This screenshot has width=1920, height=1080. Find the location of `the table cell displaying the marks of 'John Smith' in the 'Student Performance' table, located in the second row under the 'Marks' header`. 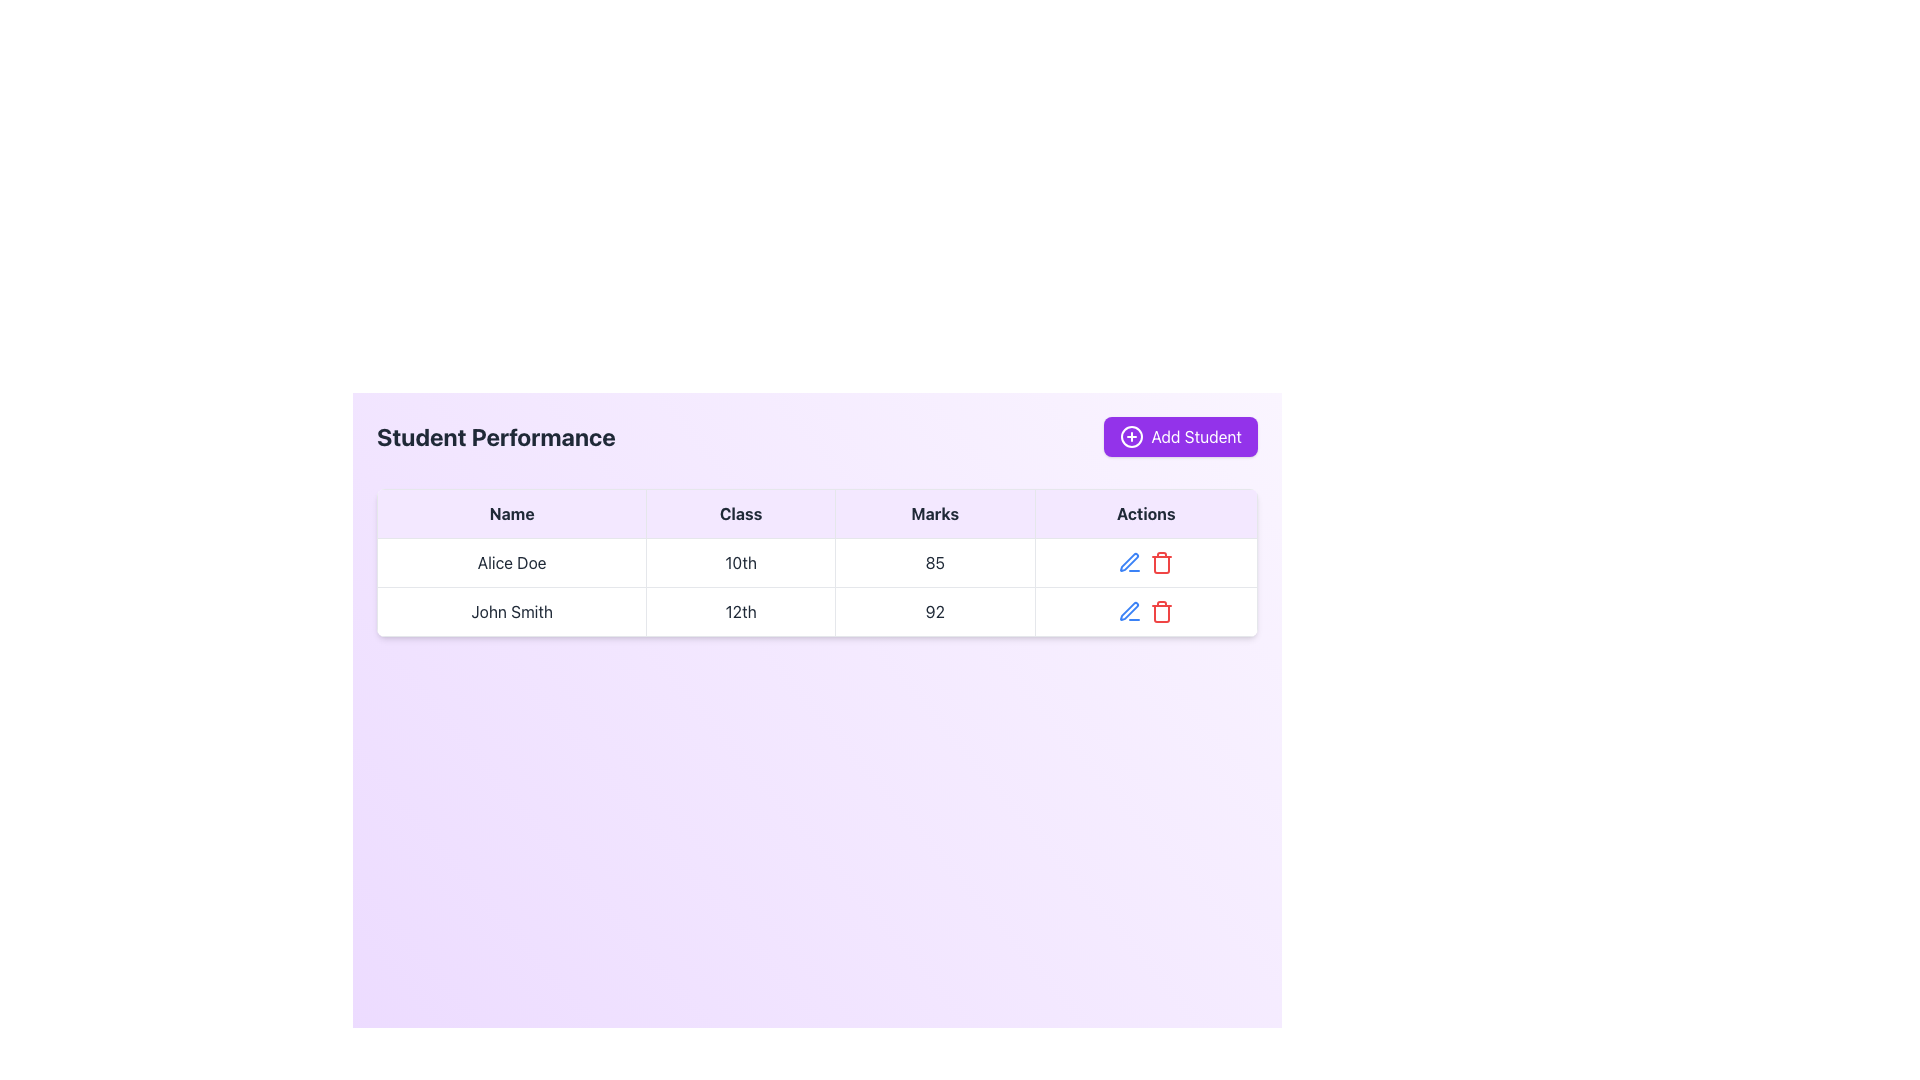

the table cell displaying the marks of 'John Smith' in the 'Student Performance' table, located in the second row under the 'Marks' header is located at coordinates (934, 611).